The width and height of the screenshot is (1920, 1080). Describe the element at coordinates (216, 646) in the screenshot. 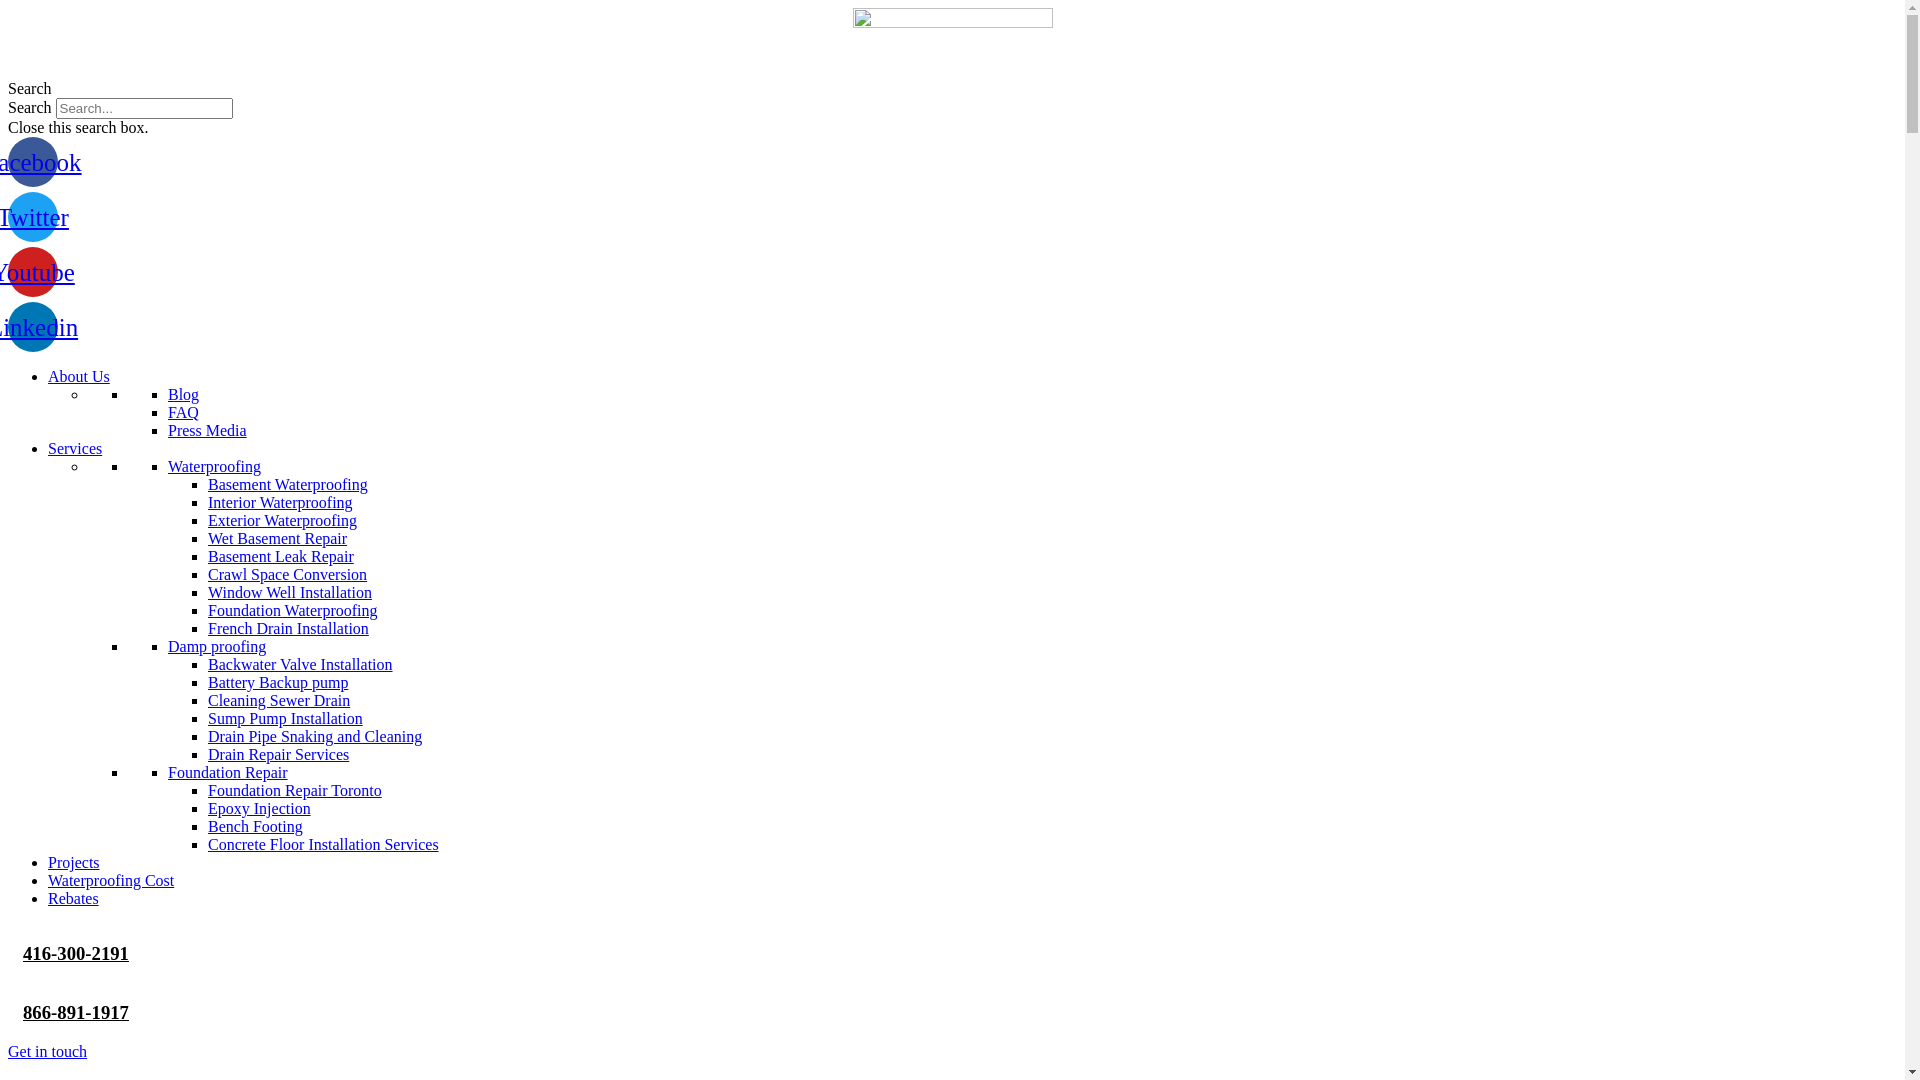

I see `'Damp proofing'` at that location.